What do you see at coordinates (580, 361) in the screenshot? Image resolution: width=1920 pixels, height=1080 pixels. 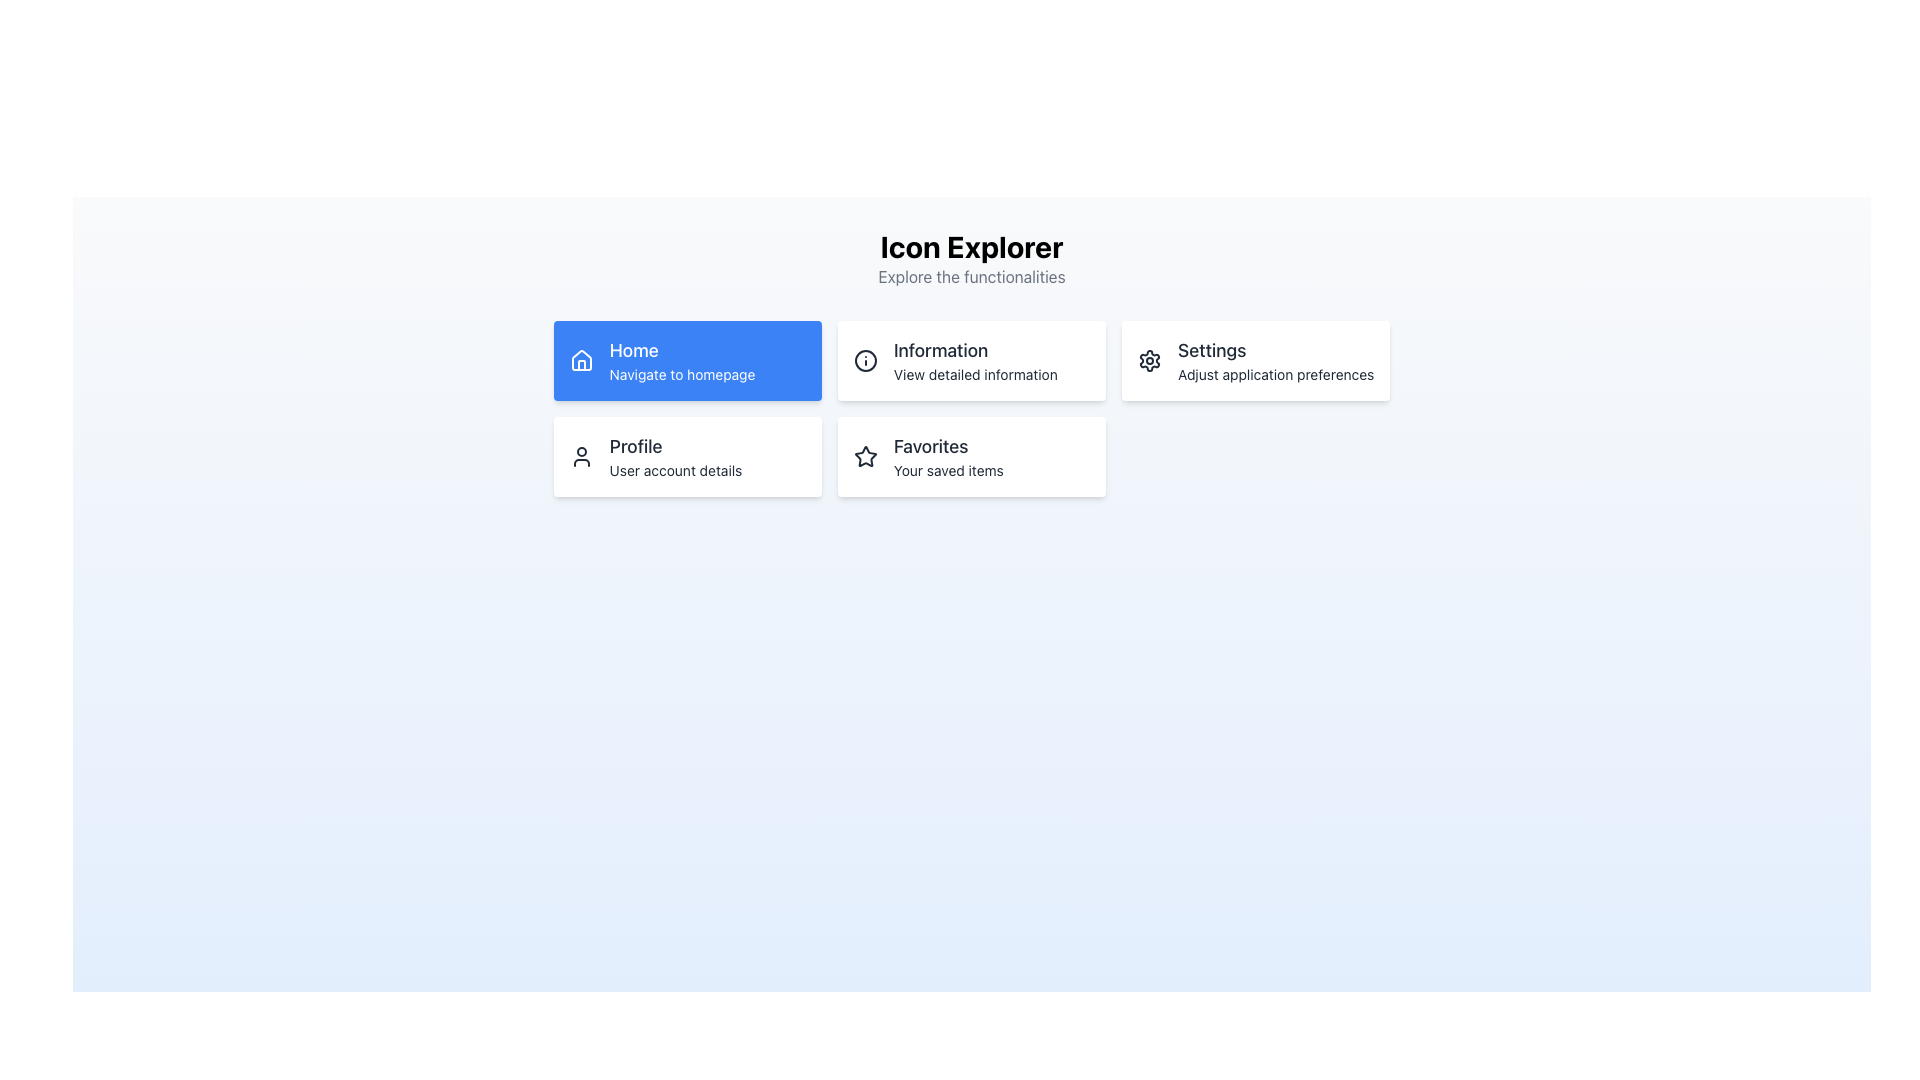 I see `the home-shaped icon with a blue background located within the top-left button labeled 'Home Navigate to homepage'` at bounding box center [580, 361].